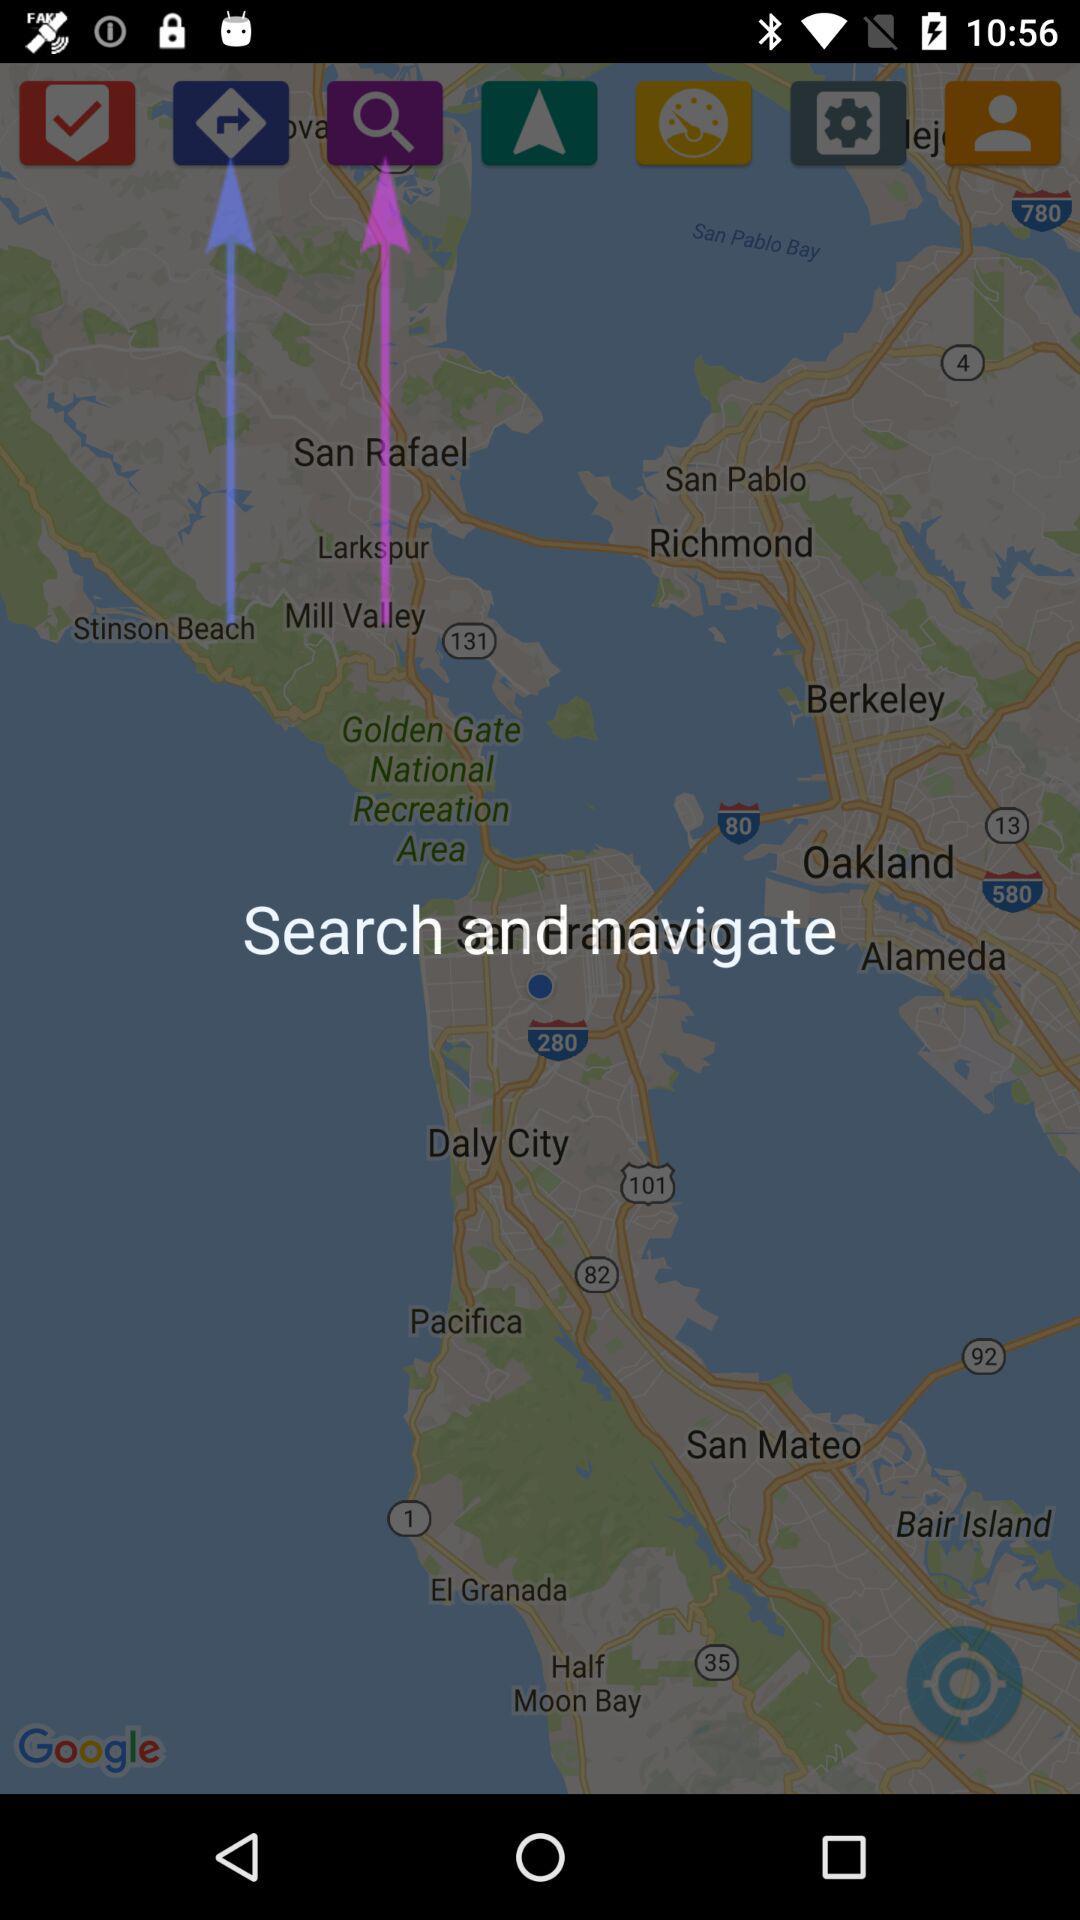 This screenshot has height=1920, width=1080. I want to click on search option, so click(384, 121).